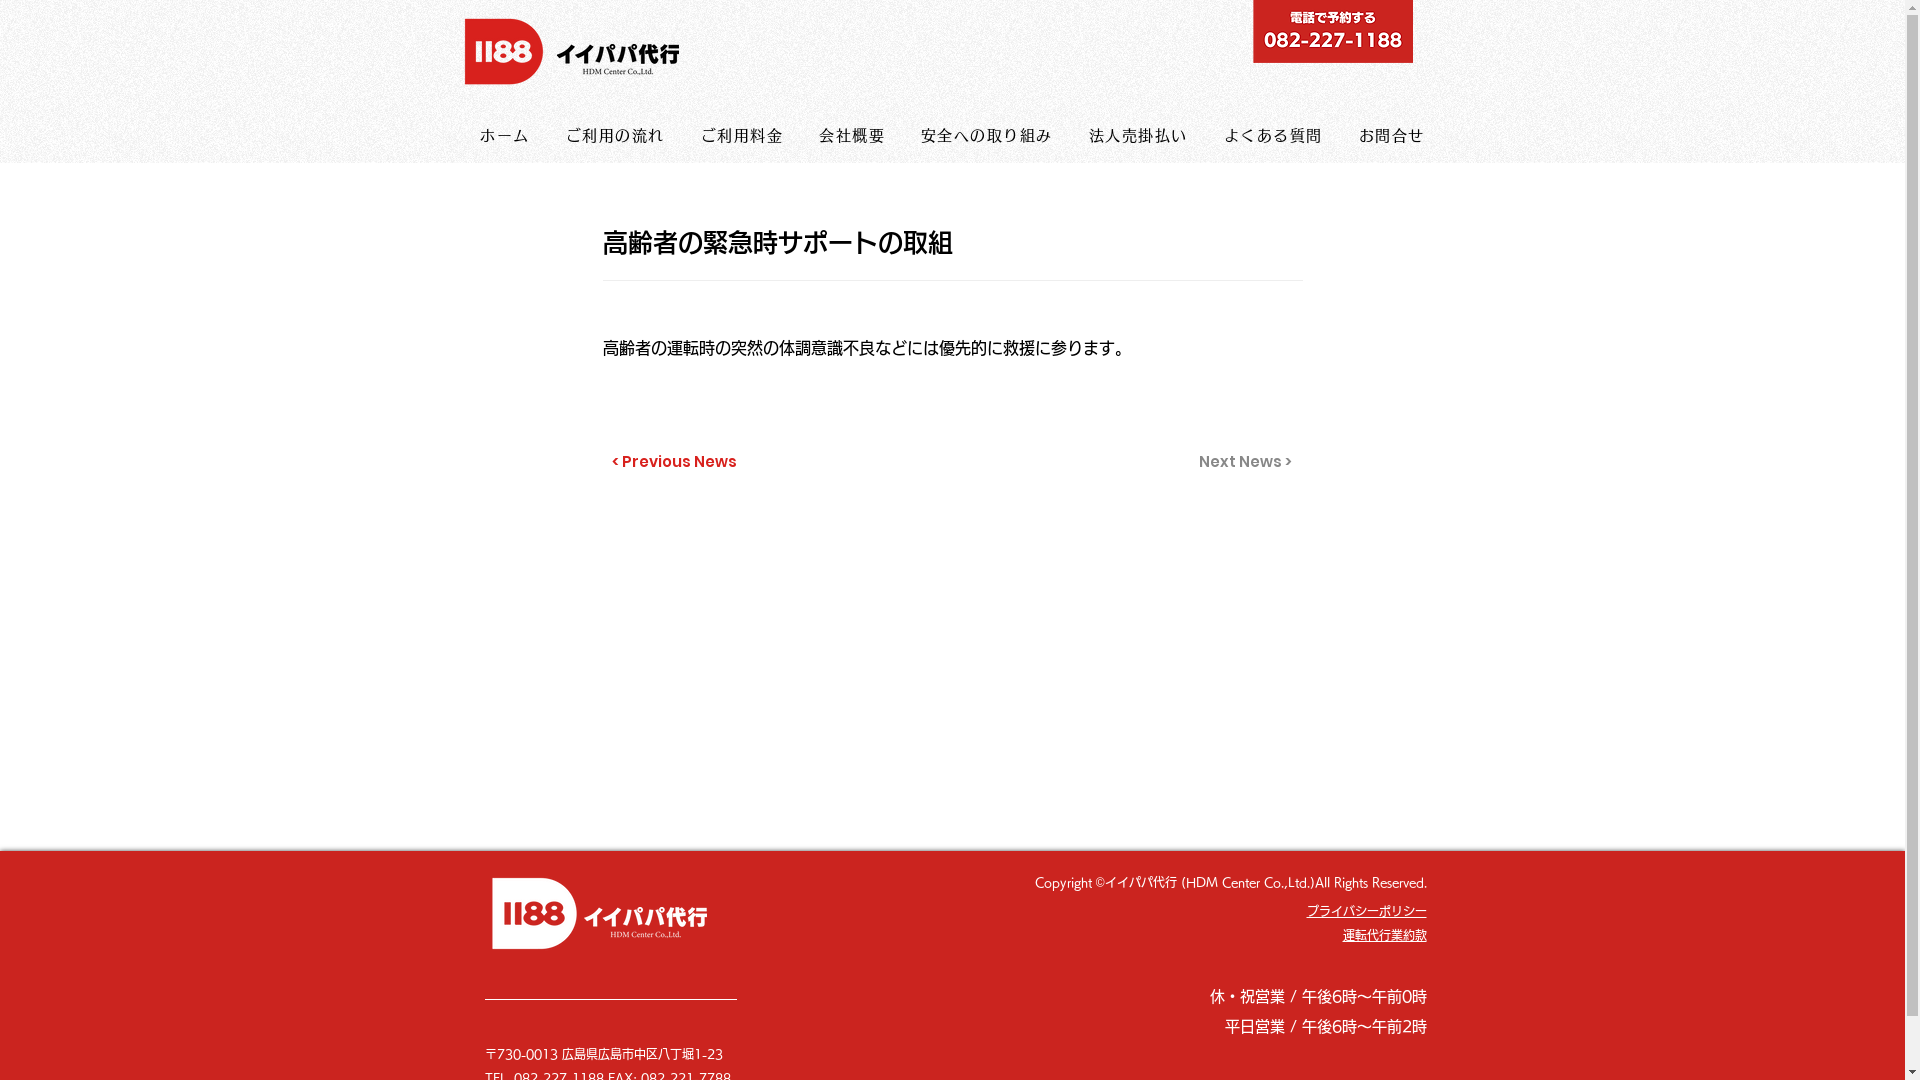  Describe the element at coordinates (677, 462) in the screenshot. I see `'< Previous News'` at that location.